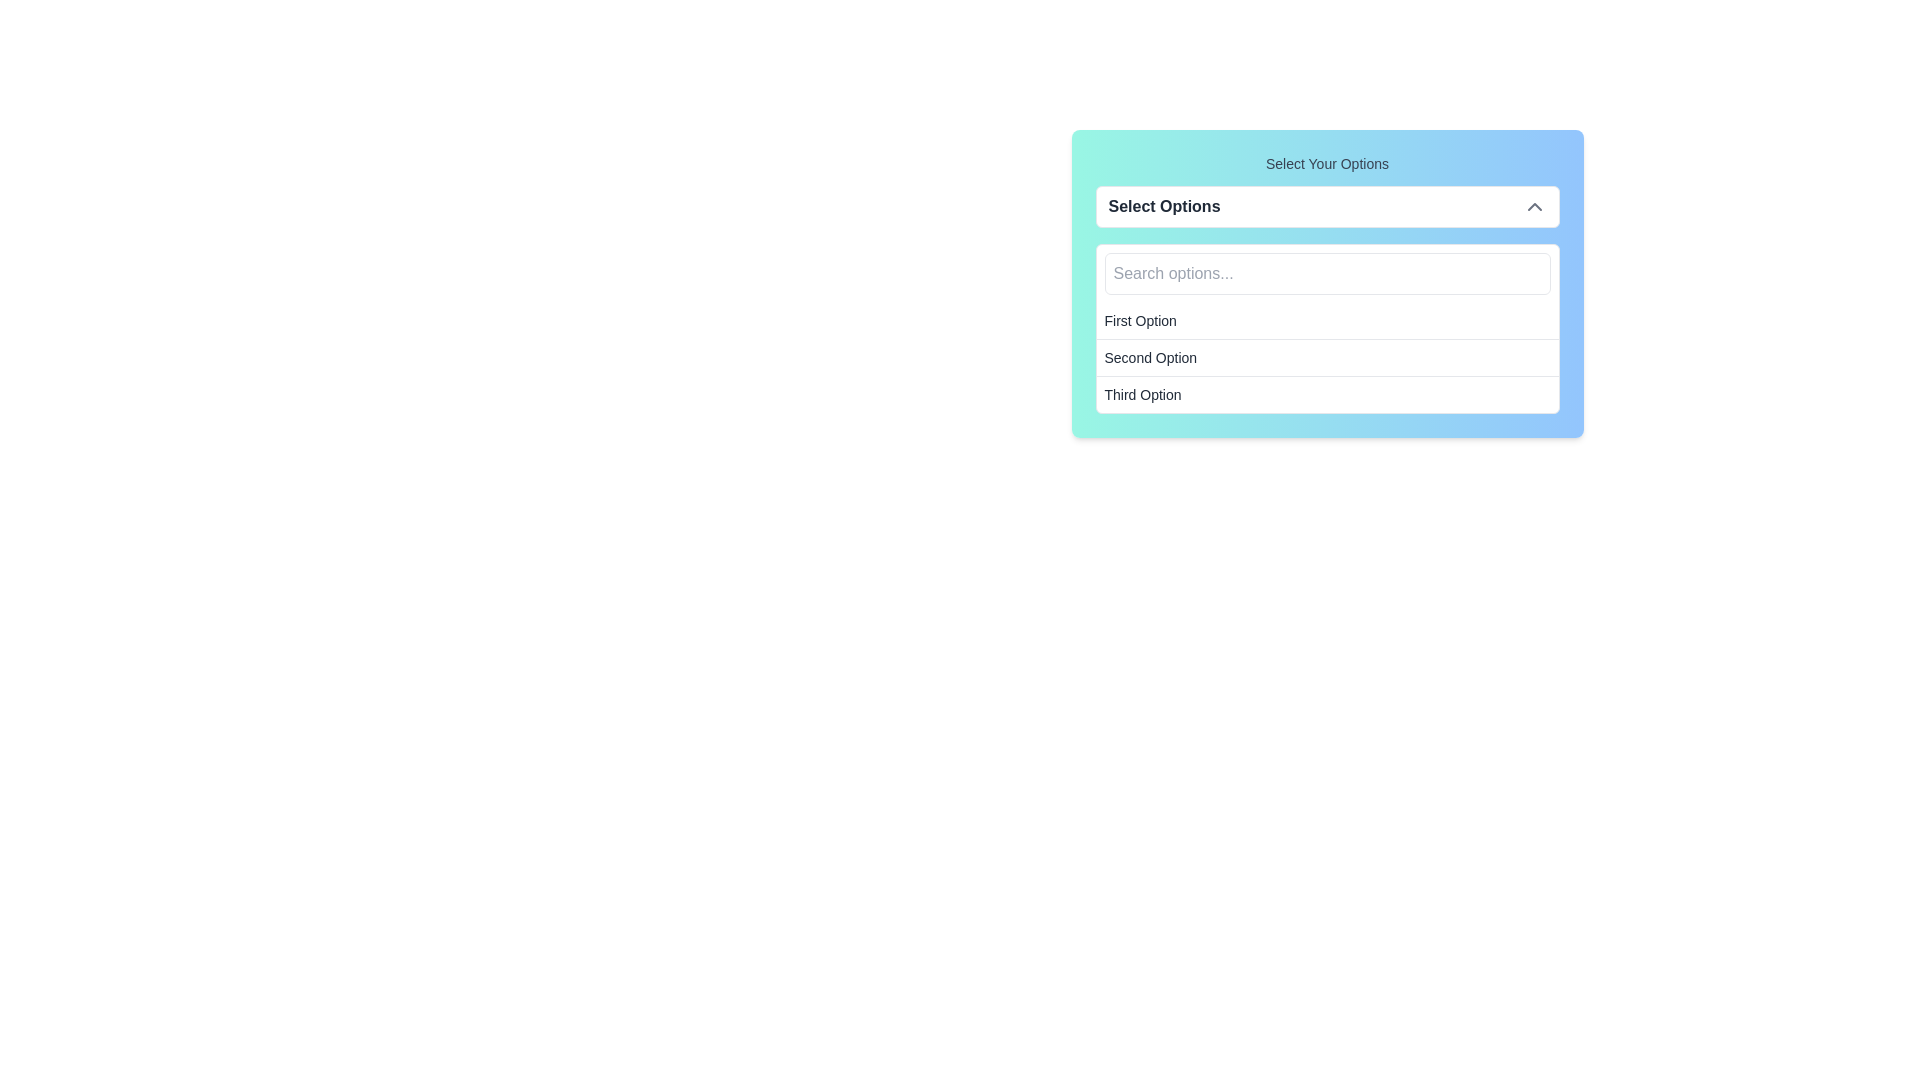  I want to click on text label representing the first option in the dropdown menu, which is located just below the search input field, so click(1140, 319).